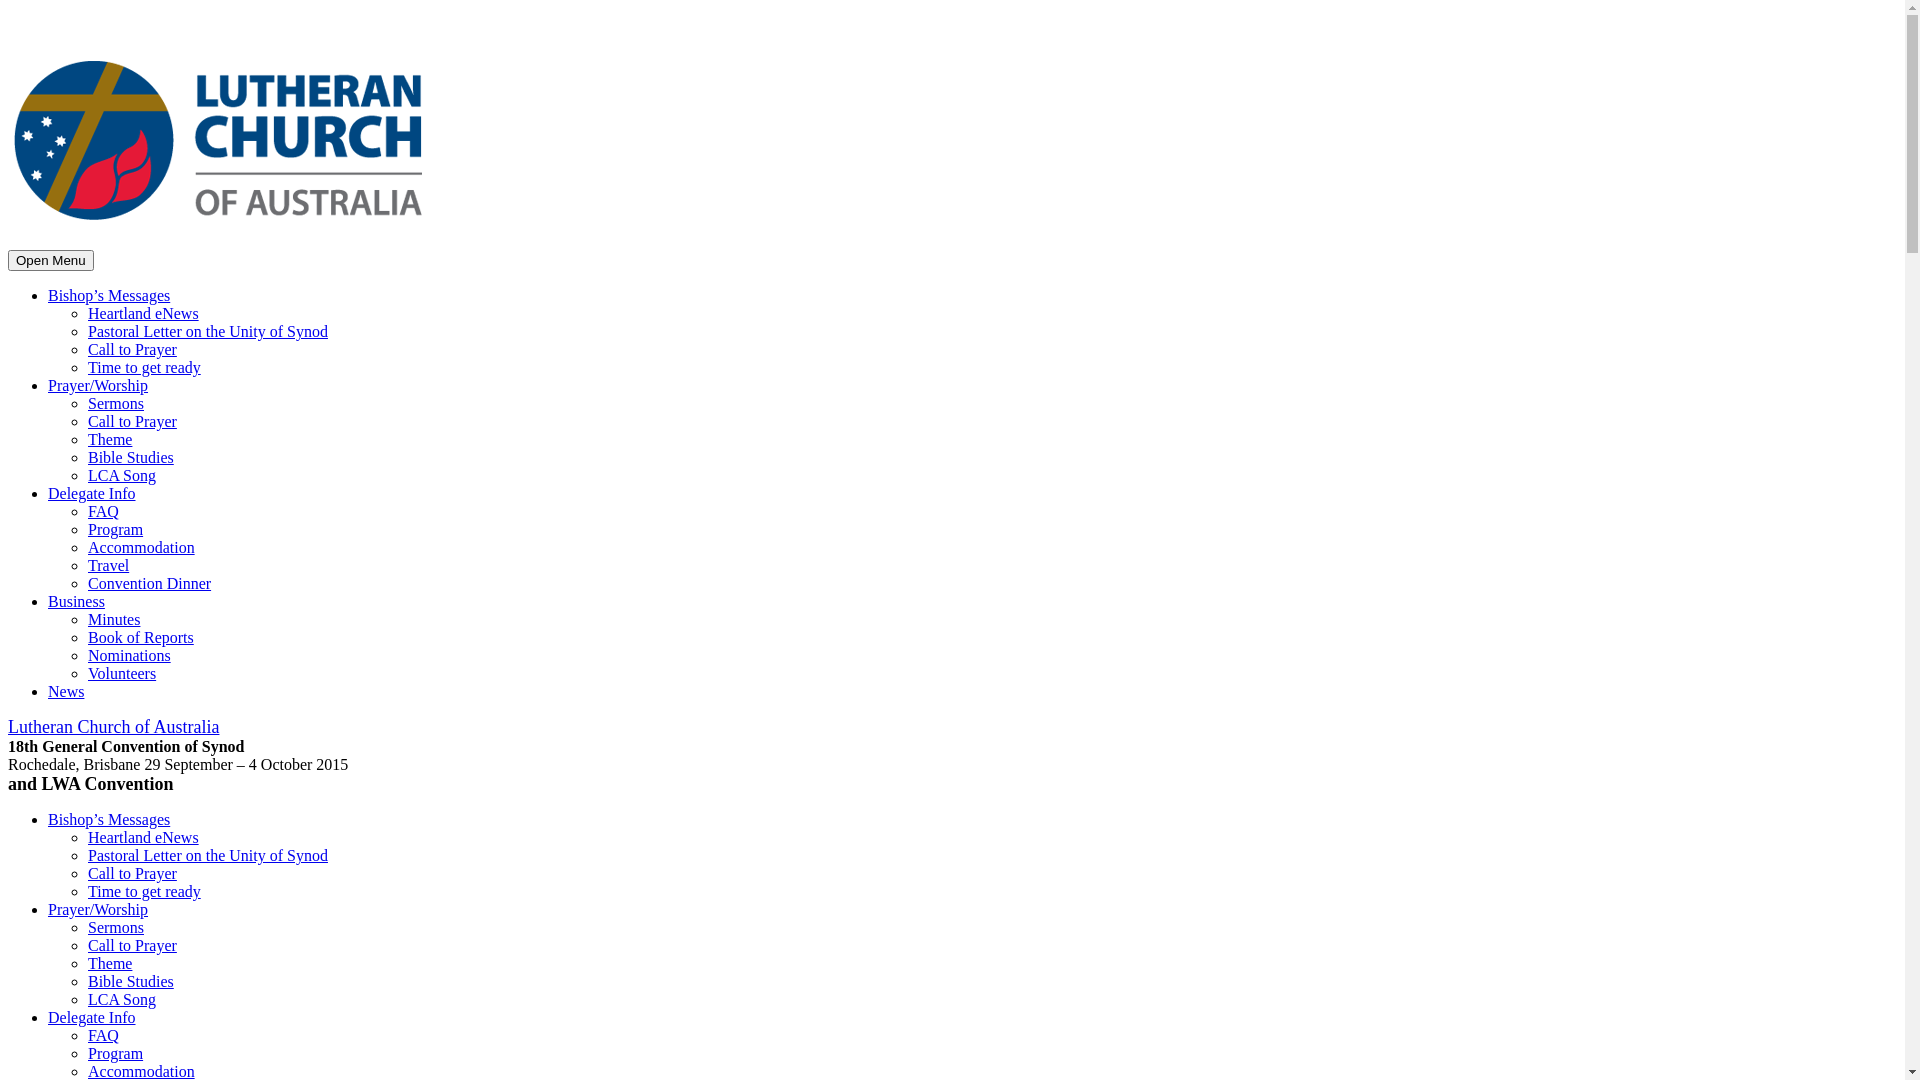 This screenshot has width=1920, height=1080. I want to click on 'Call to Prayer', so click(131, 872).